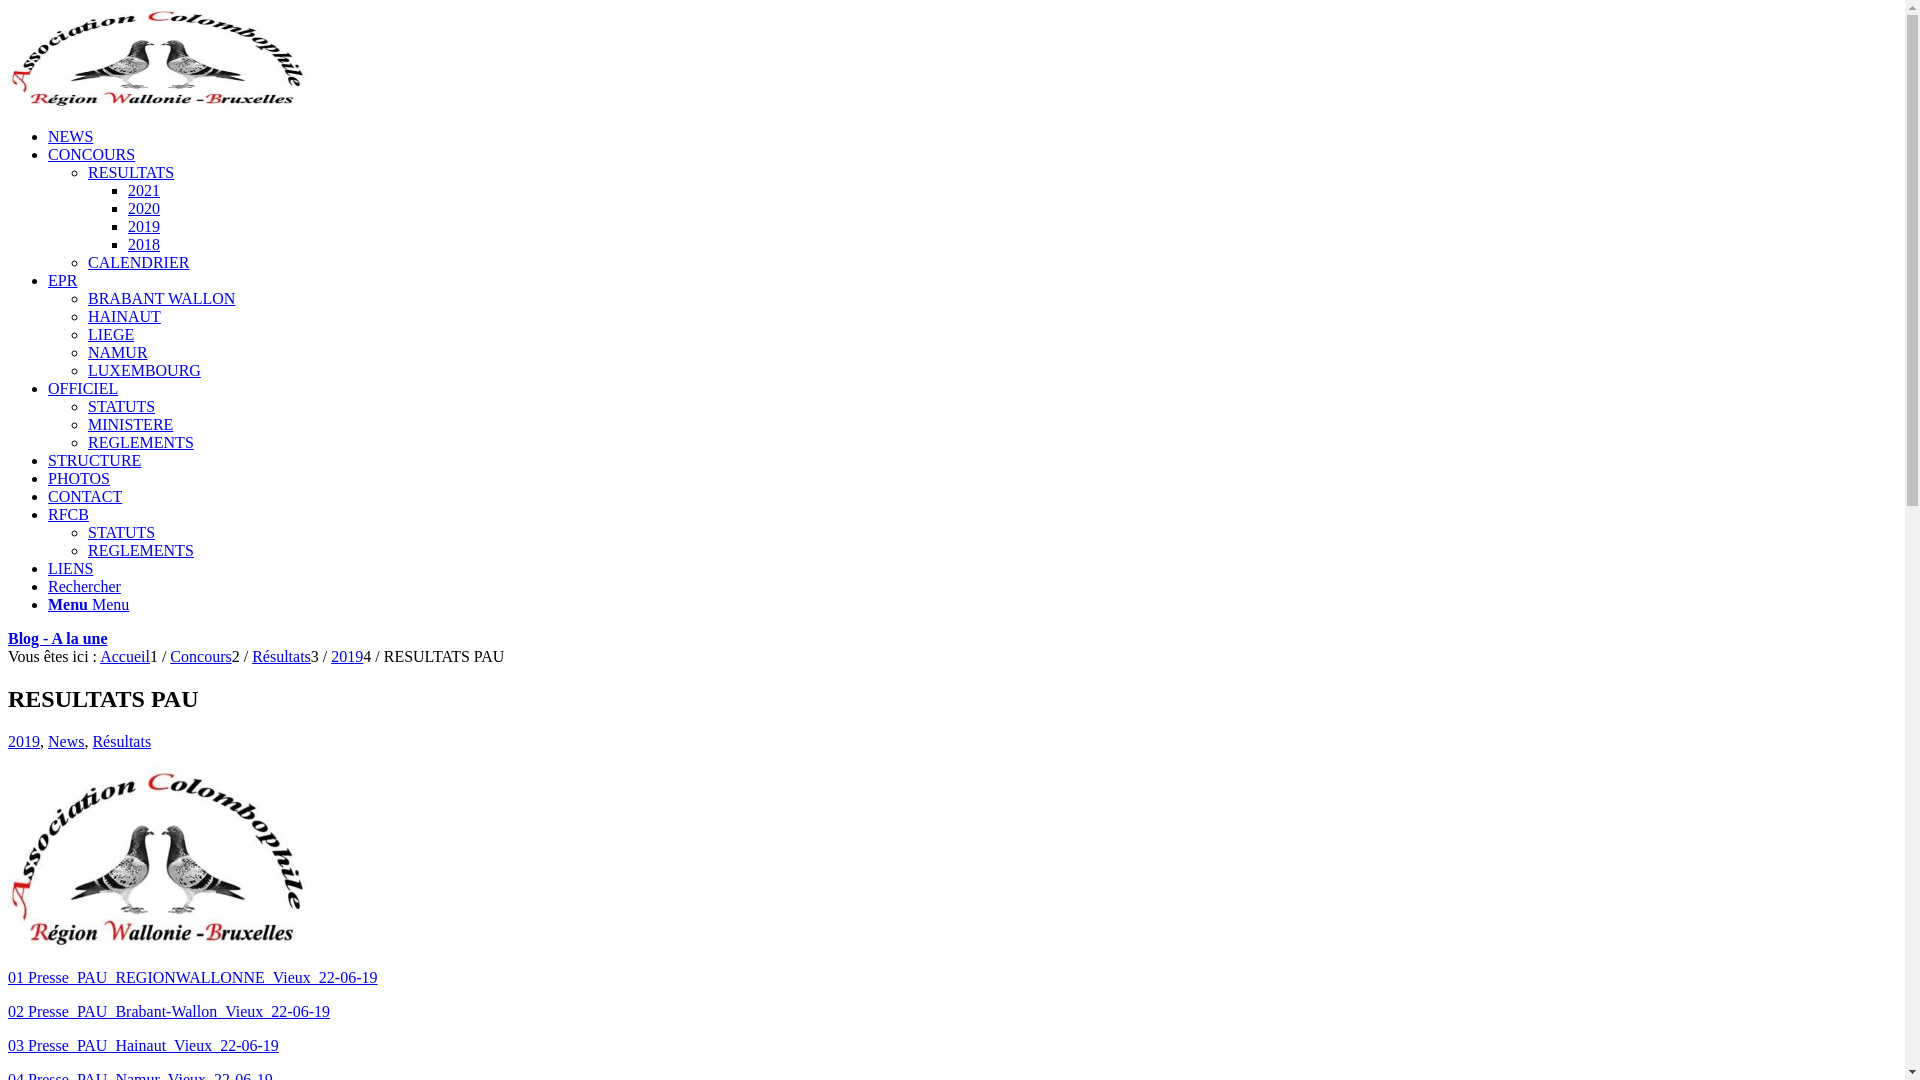  What do you see at coordinates (84, 495) in the screenshot?
I see `'CONTACT'` at bounding box center [84, 495].